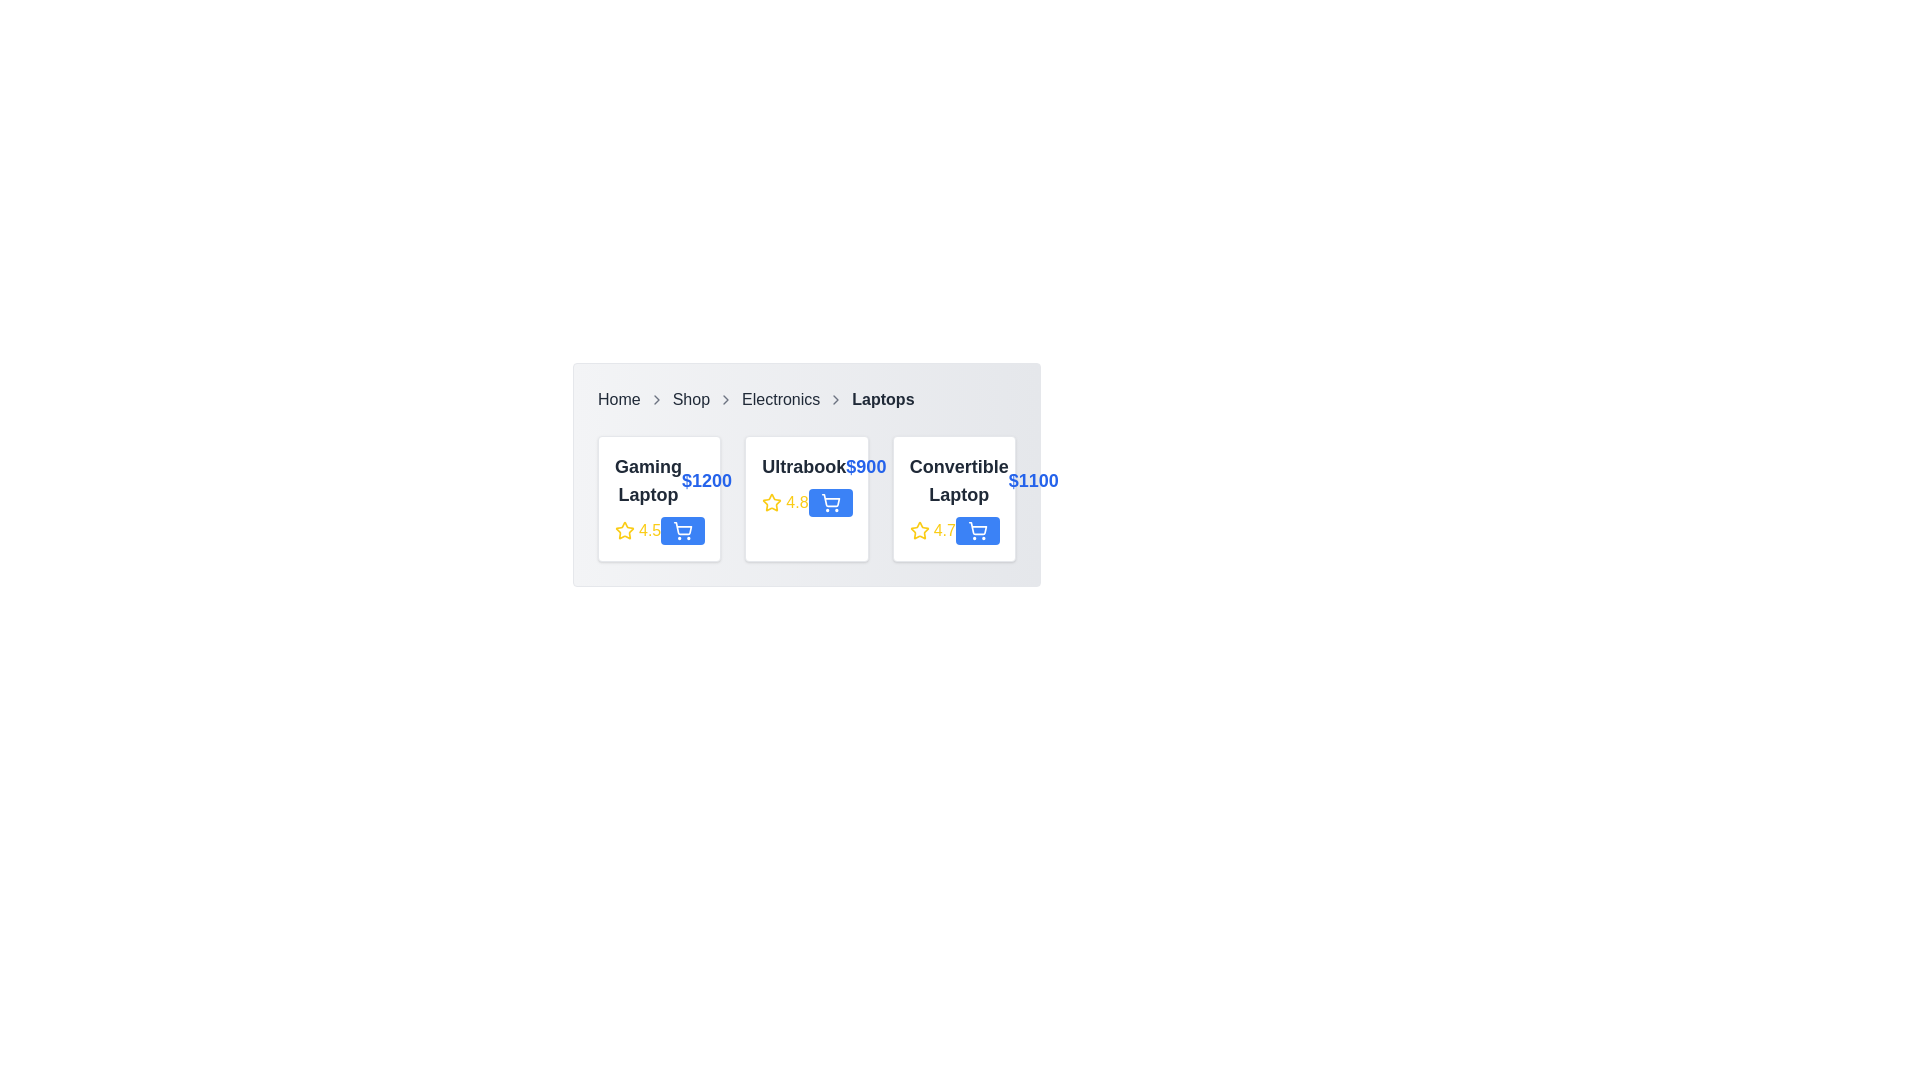 This screenshot has height=1080, width=1920. I want to click on the shopping cart icon within the 'Add to Cart' button located at the bottom of the 'Gaming Laptop' card, so click(683, 530).